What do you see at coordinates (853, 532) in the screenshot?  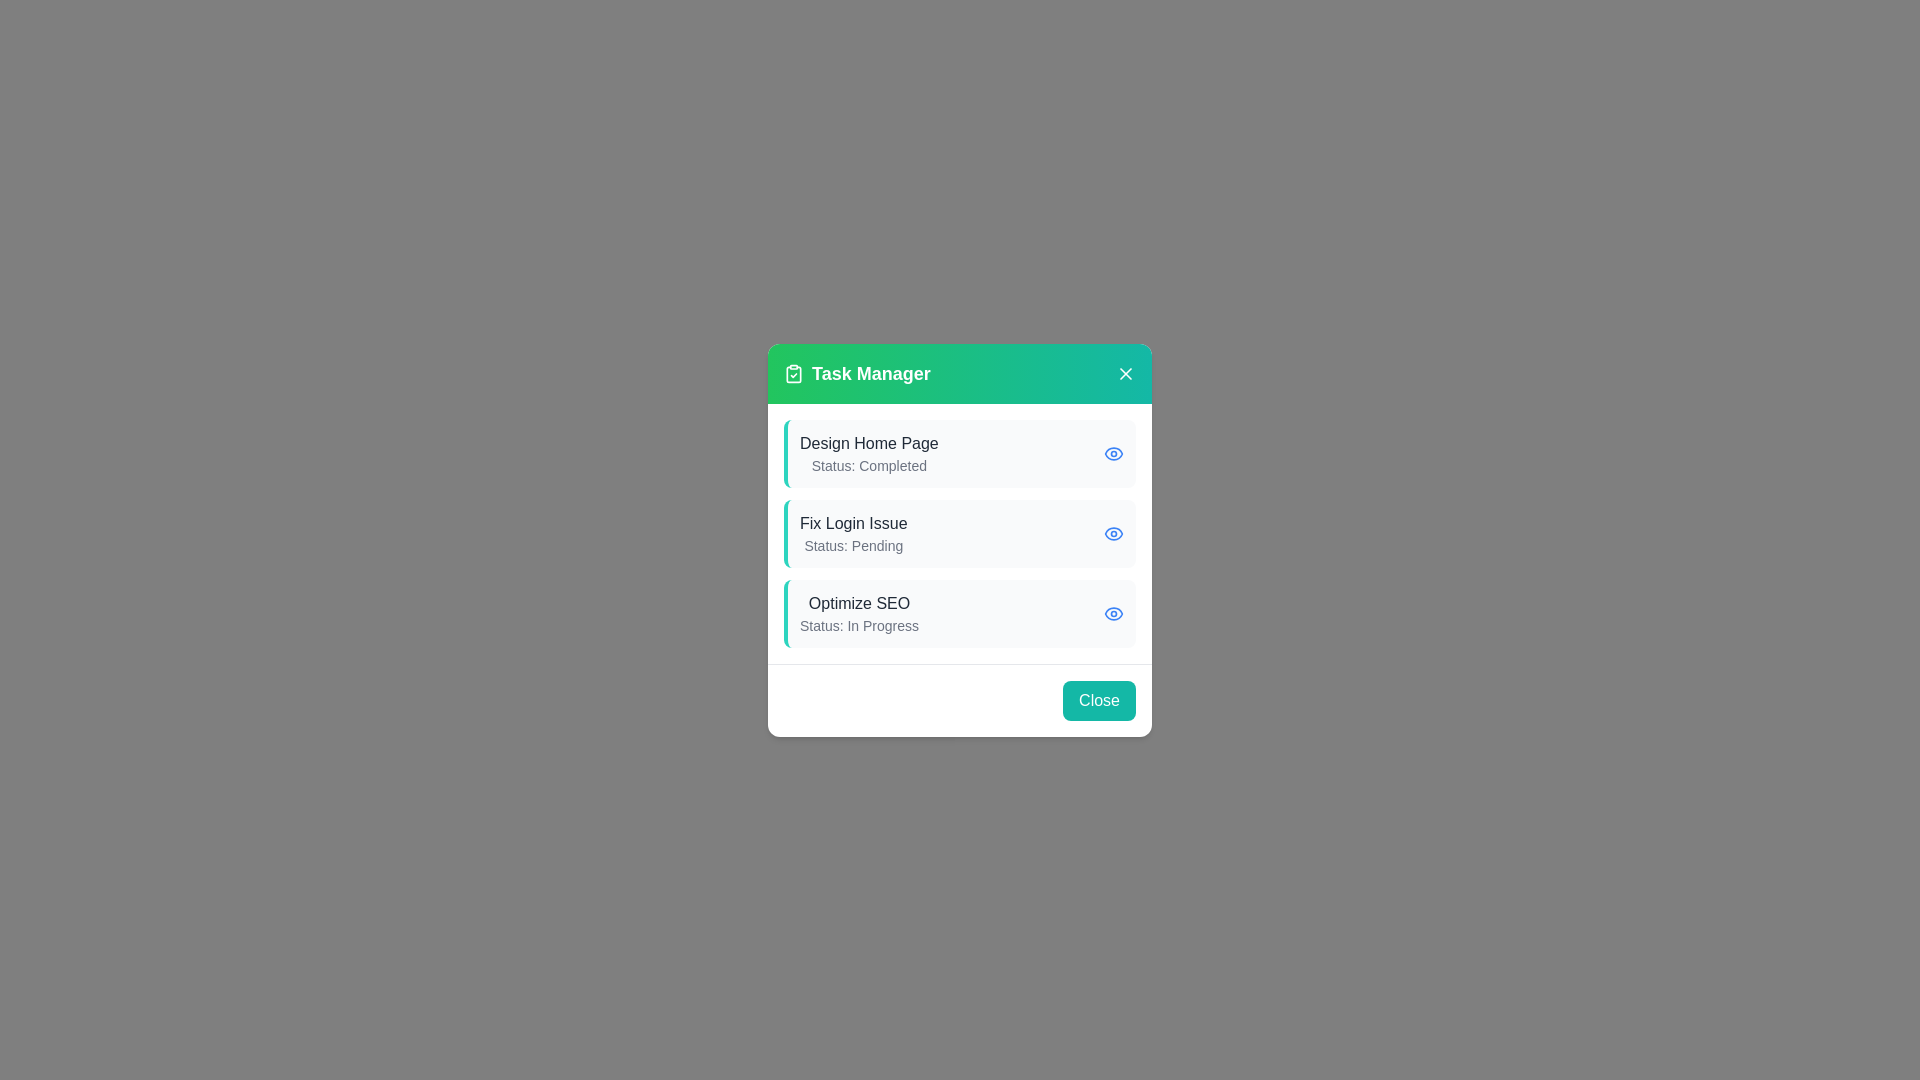 I see `the text display component that shows the task titled 'Fix Login Issue' with the status 'Pending', located within a card-like UI with a teal border and light gray background in the 'Task Manager' dialog` at bounding box center [853, 532].